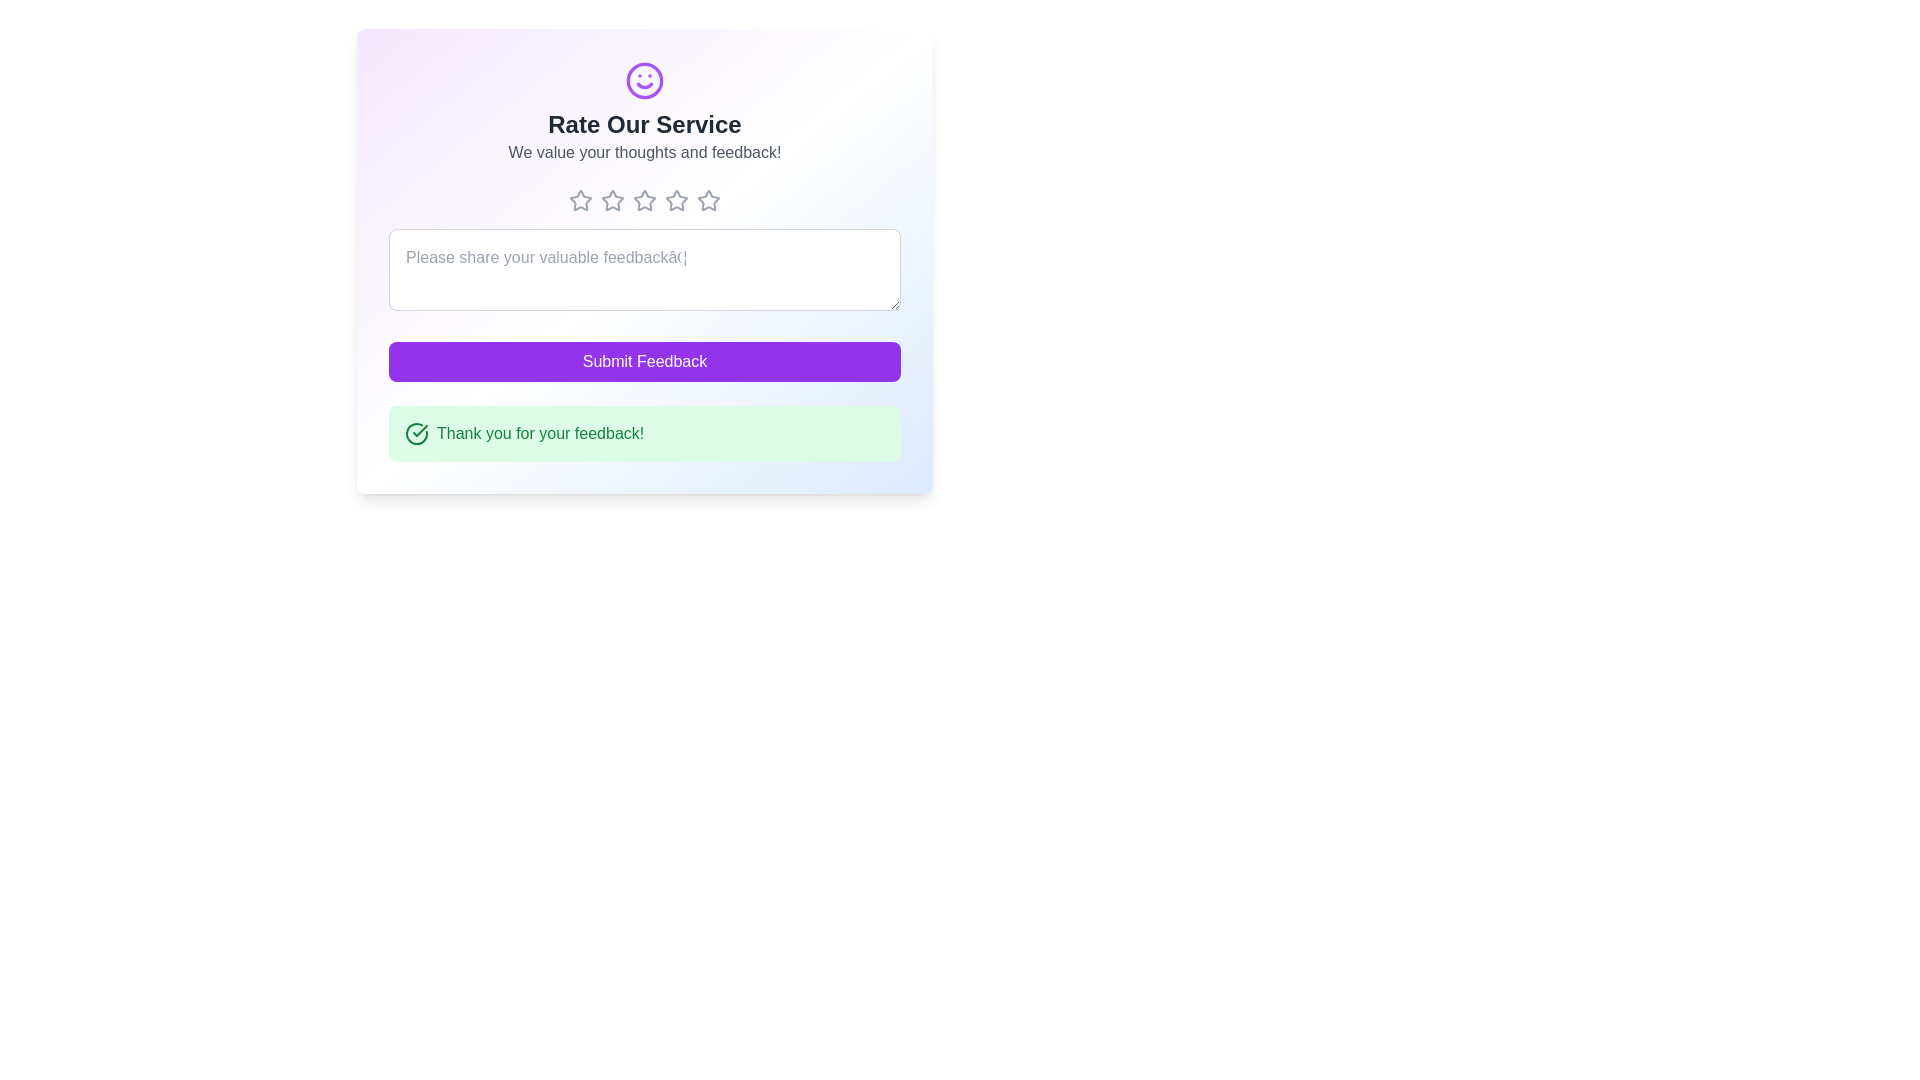 This screenshot has height=1080, width=1920. What do you see at coordinates (612, 200) in the screenshot?
I see `the second star icon from the left in the row of rating stars` at bounding box center [612, 200].